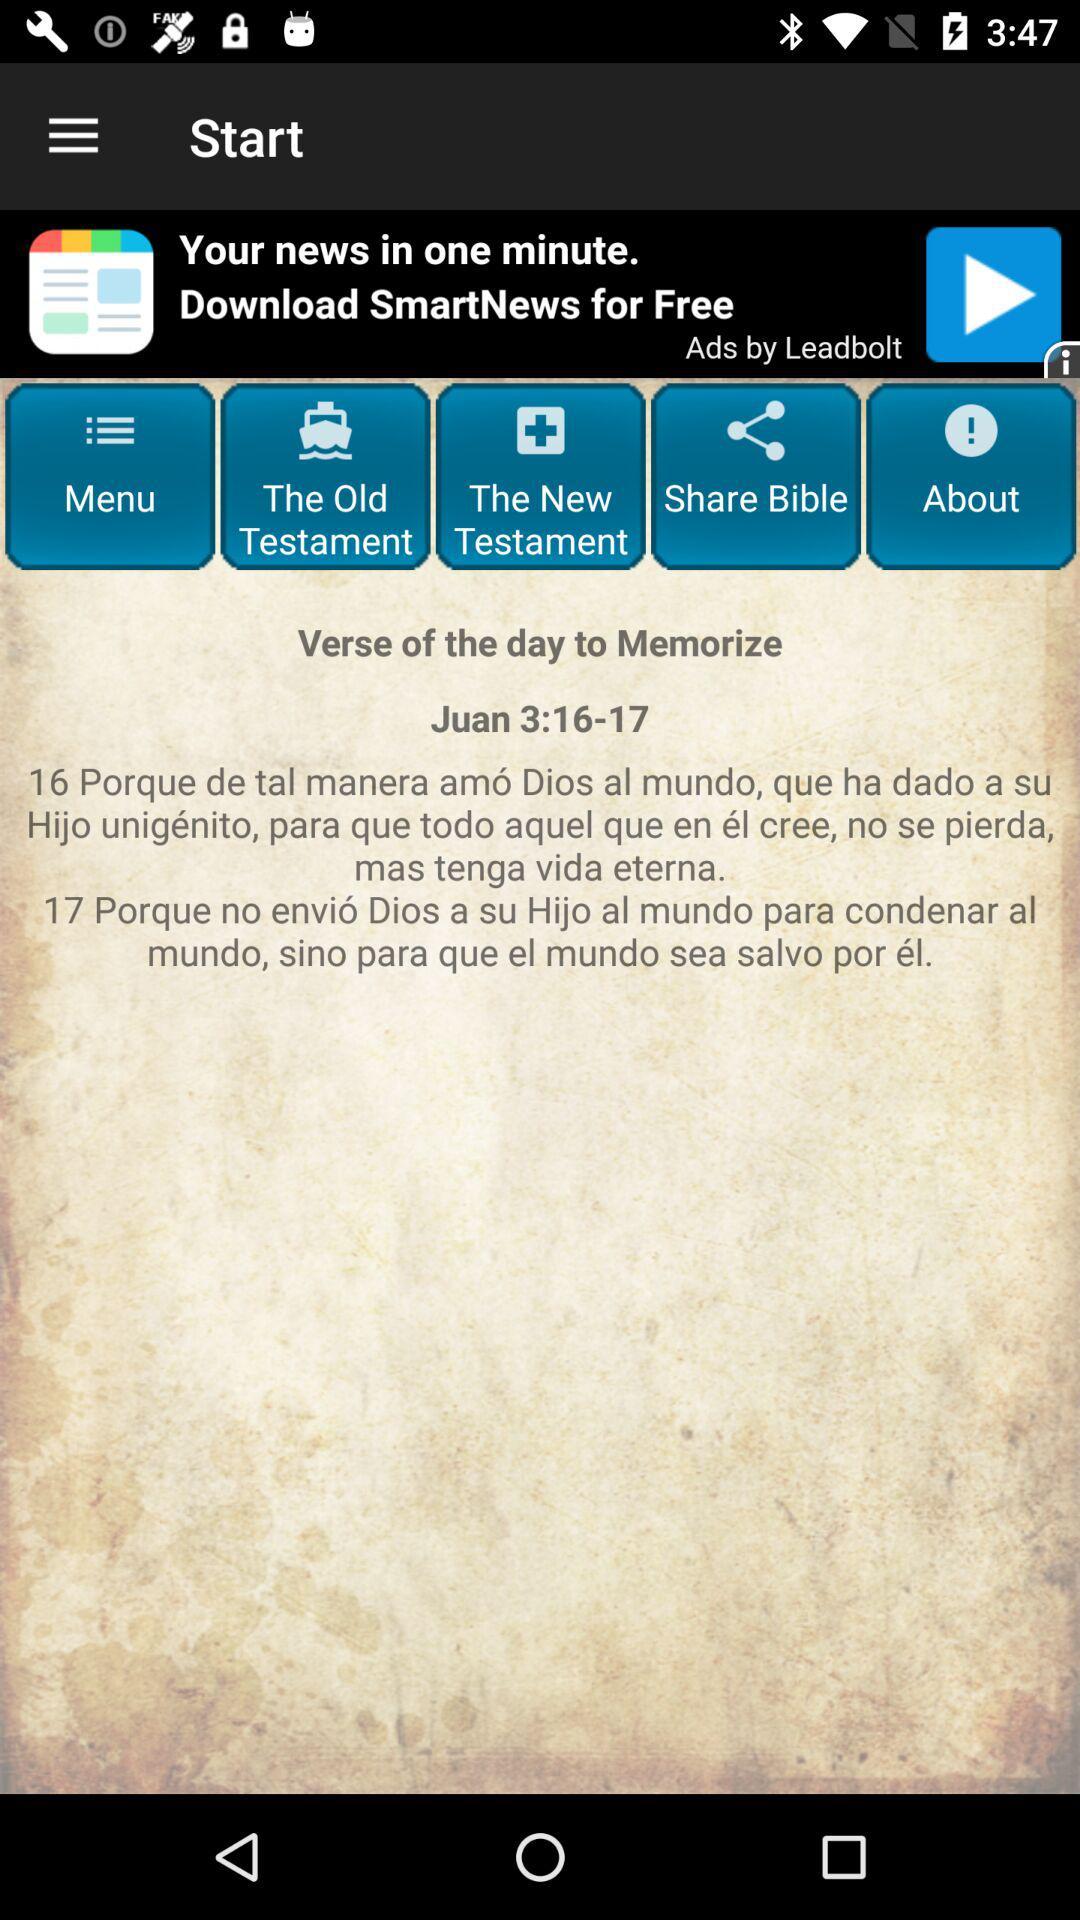  Describe the element at coordinates (970, 475) in the screenshot. I see `about` at that location.